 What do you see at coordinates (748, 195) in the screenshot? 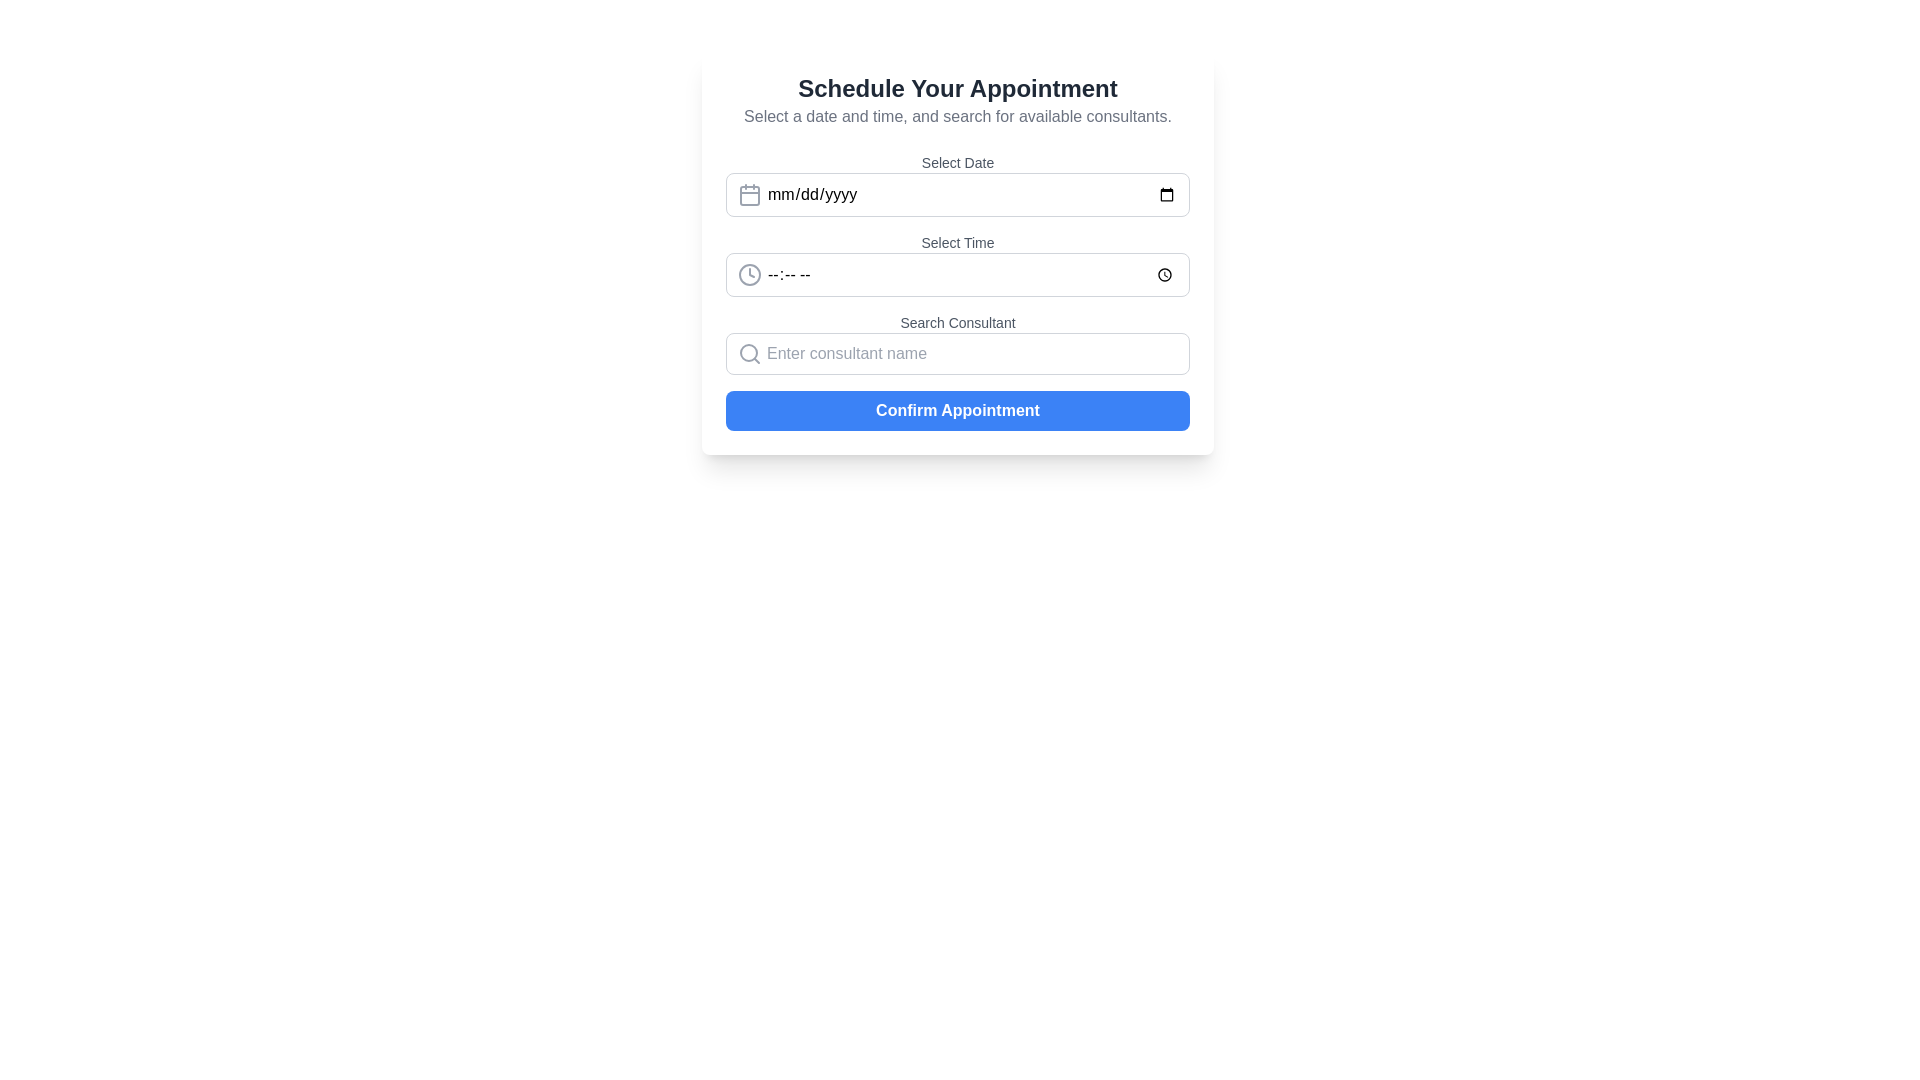
I see `the calendar icon that serves as a visual indicator for the date input field, positioned to the left of the 'Select Date' label` at bounding box center [748, 195].